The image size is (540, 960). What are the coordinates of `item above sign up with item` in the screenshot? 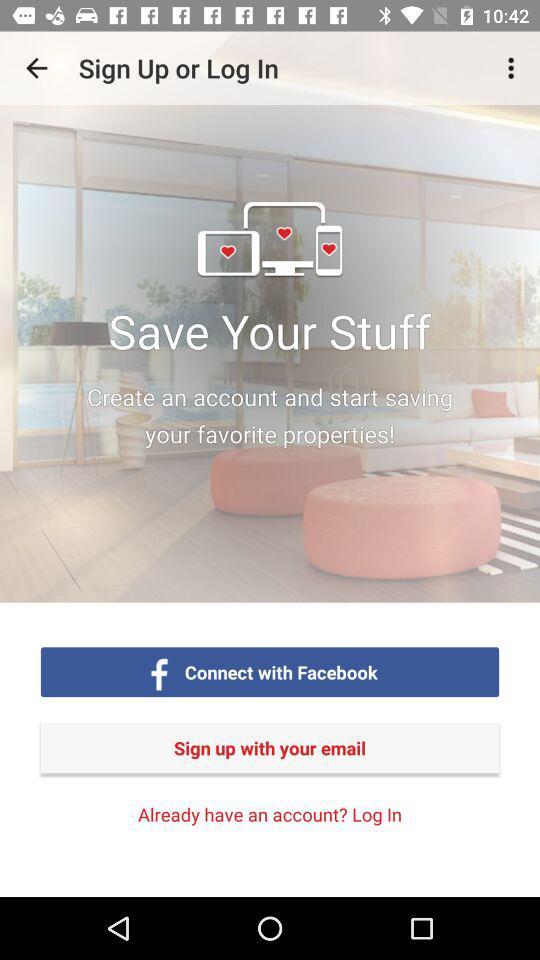 It's located at (280, 672).